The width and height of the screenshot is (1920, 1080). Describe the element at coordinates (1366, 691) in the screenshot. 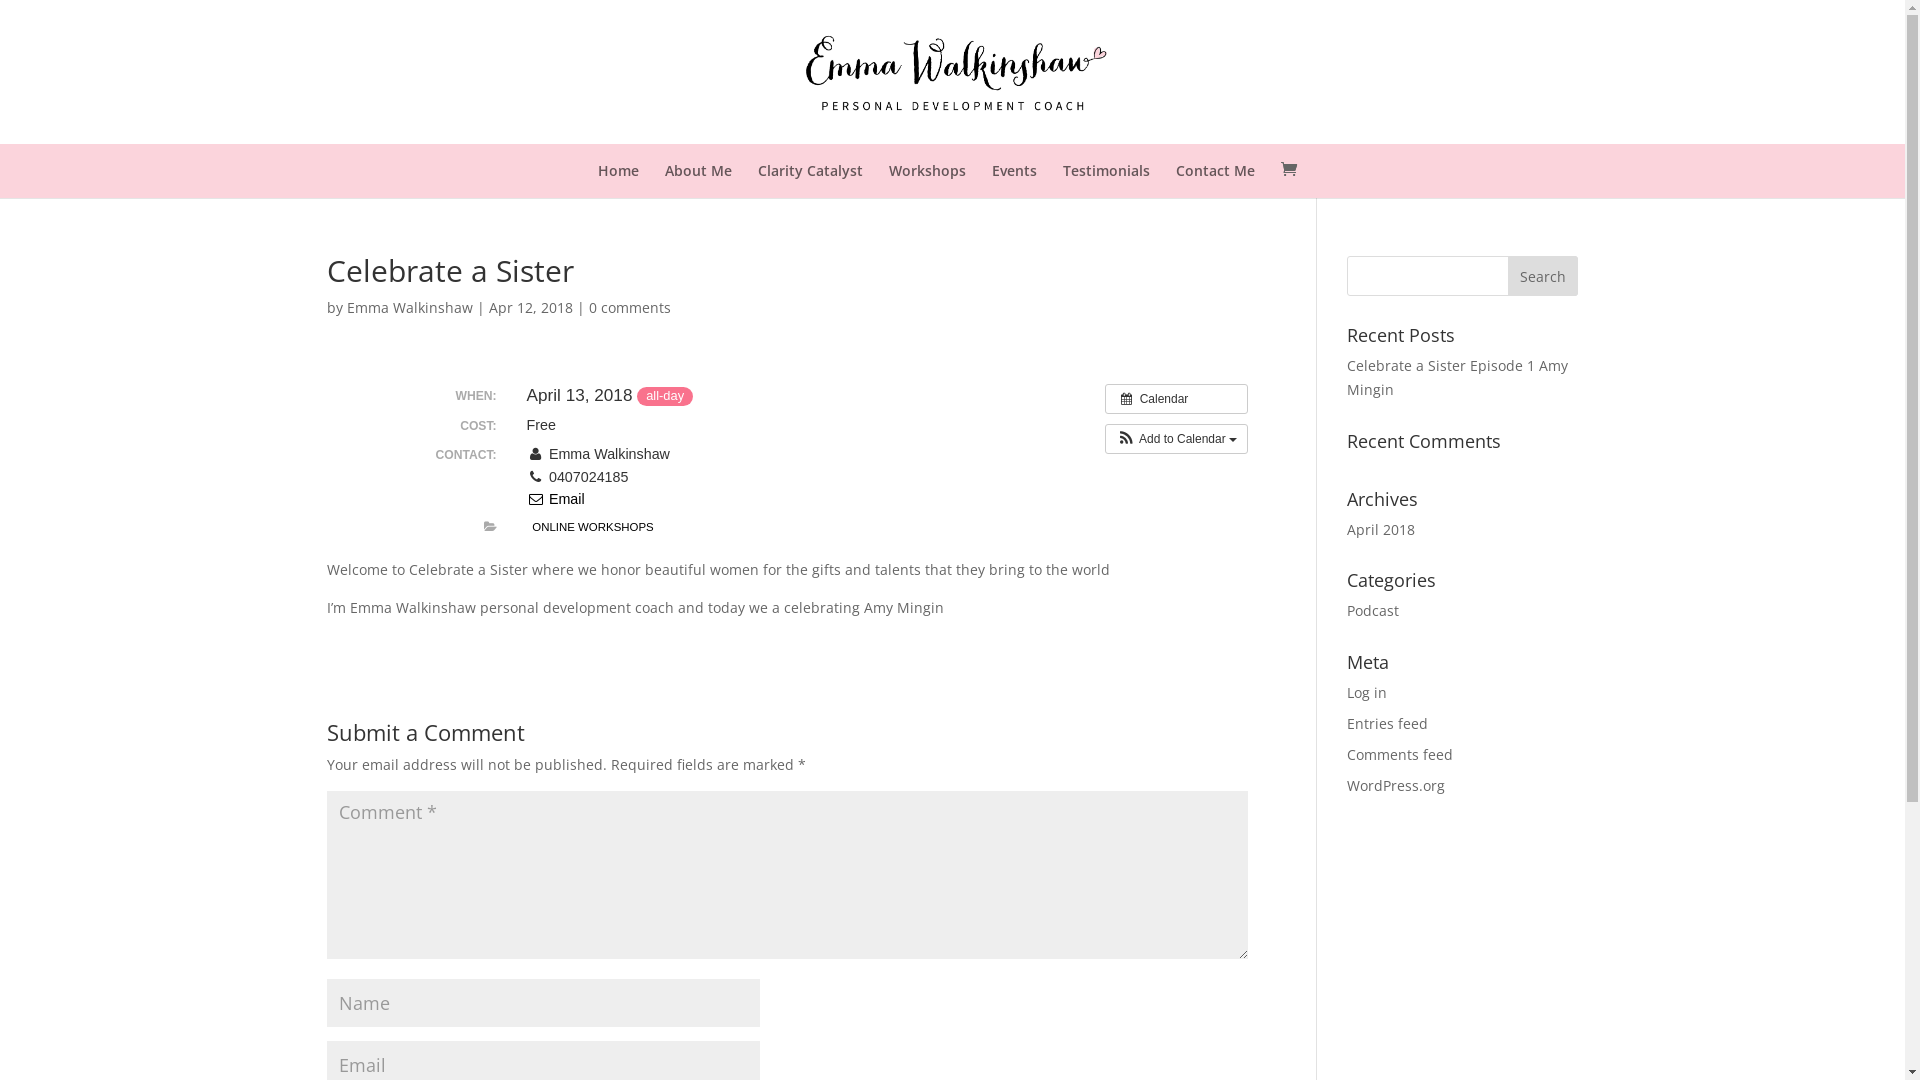

I see `'Log in'` at that location.